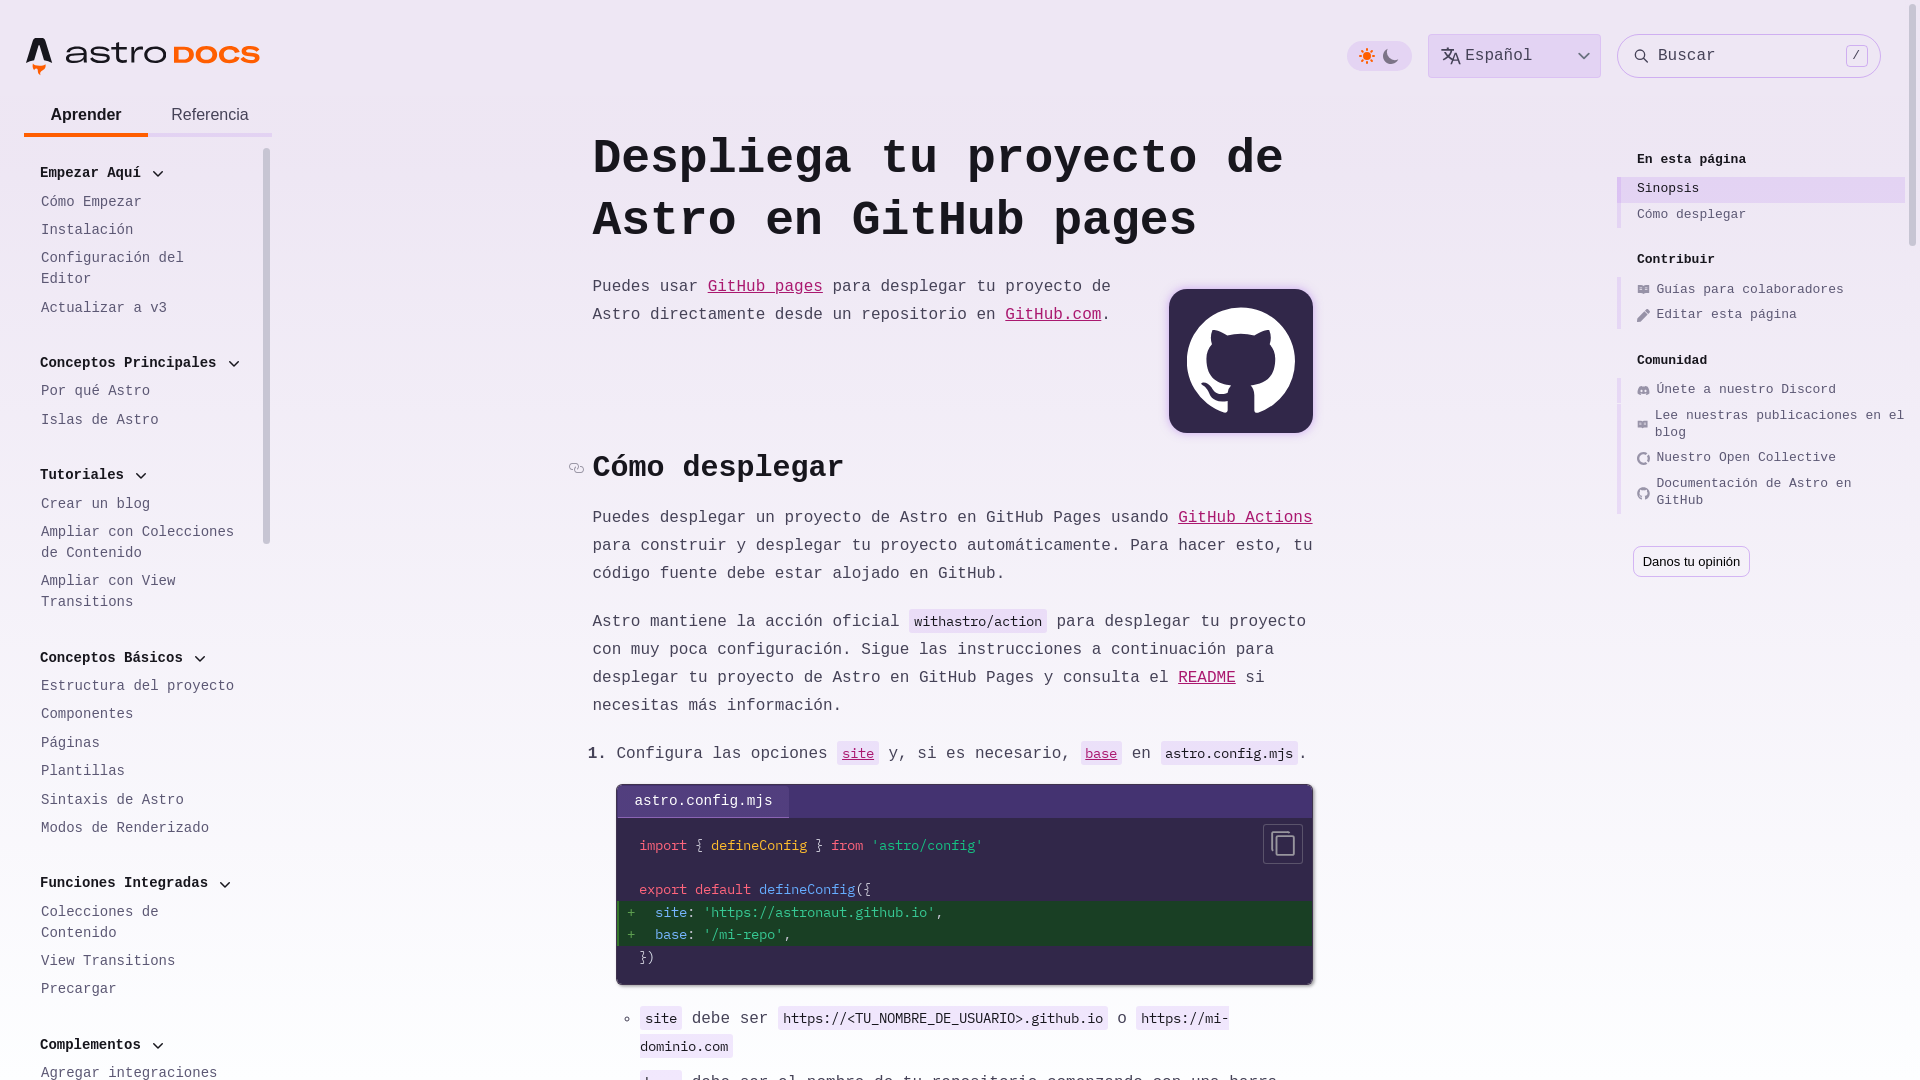 The width and height of the screenshot is (1920, 1080). What do you see at coordinates (764, 286) in the screenshot?
I see `'GitHub pages'` at bounding box center [764, 286].